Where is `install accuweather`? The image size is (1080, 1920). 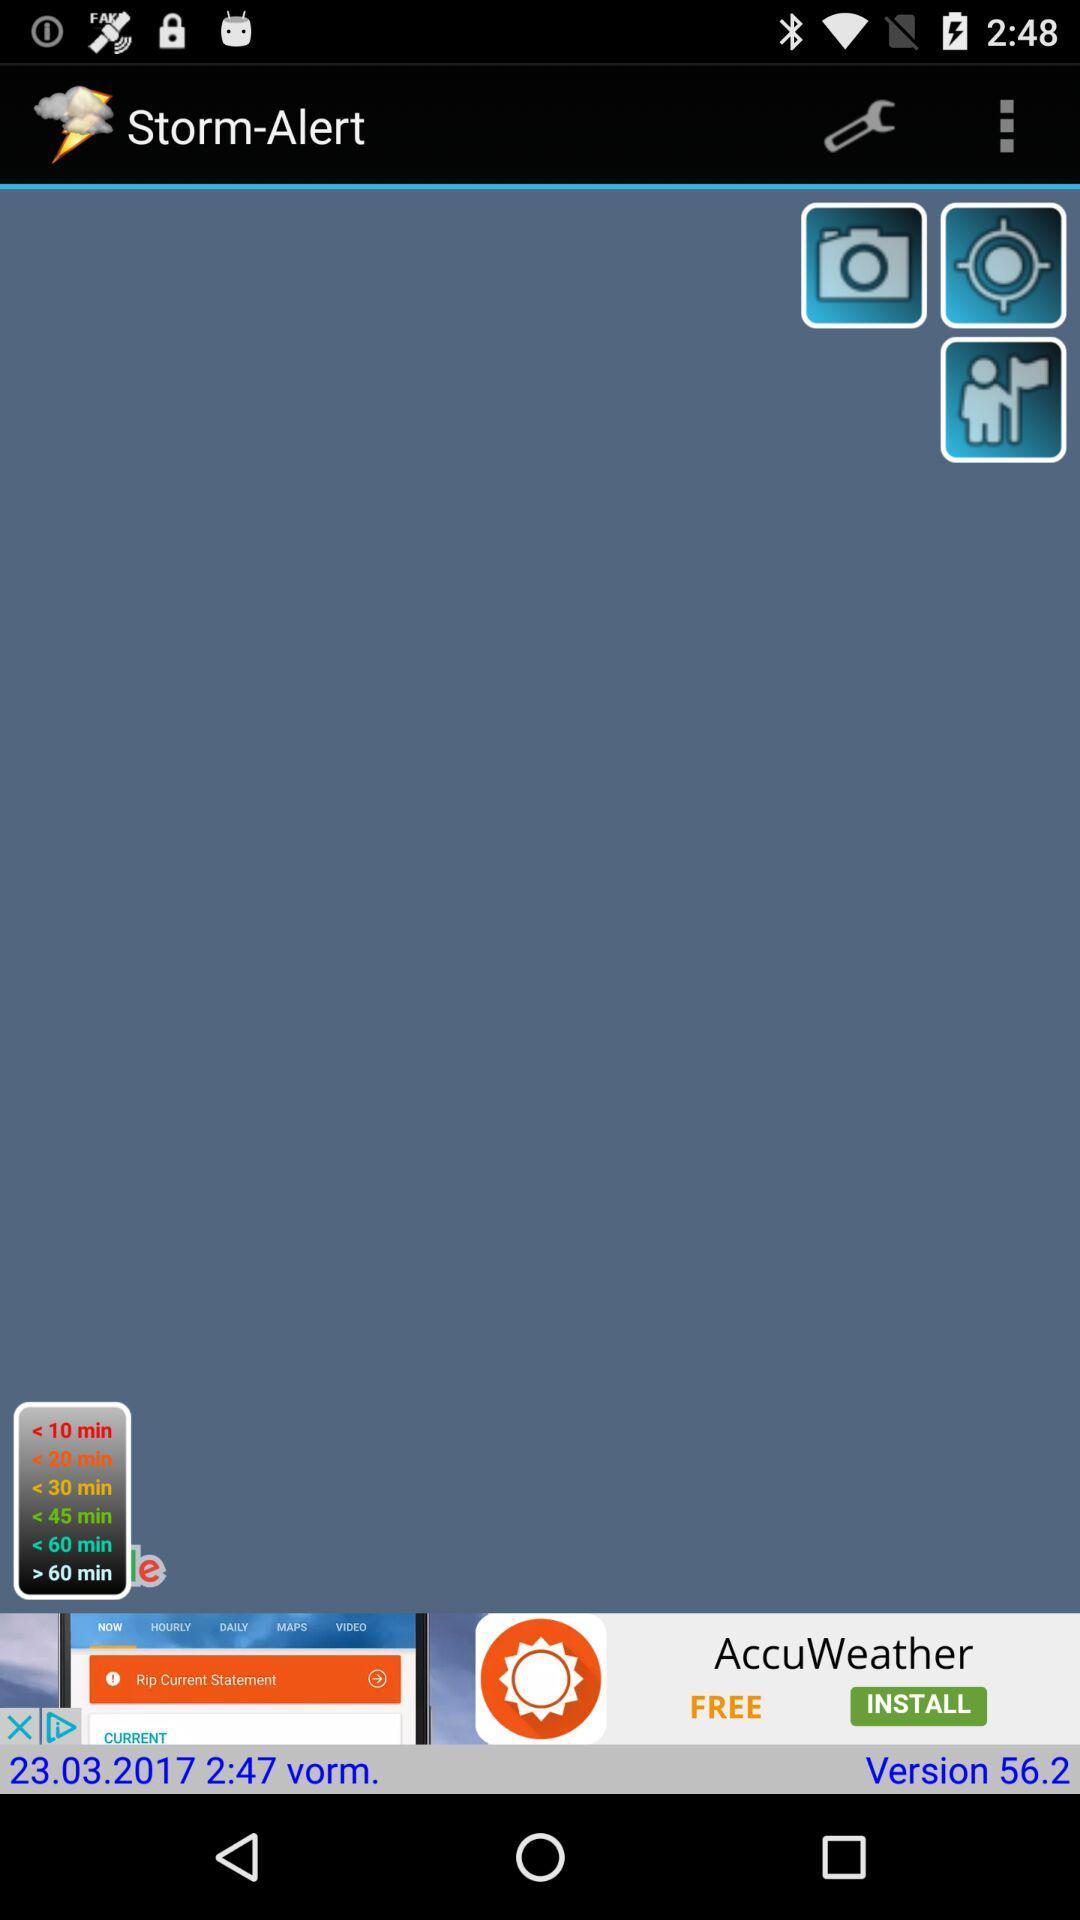
install accuweather is located at coordinates (540, 1678).